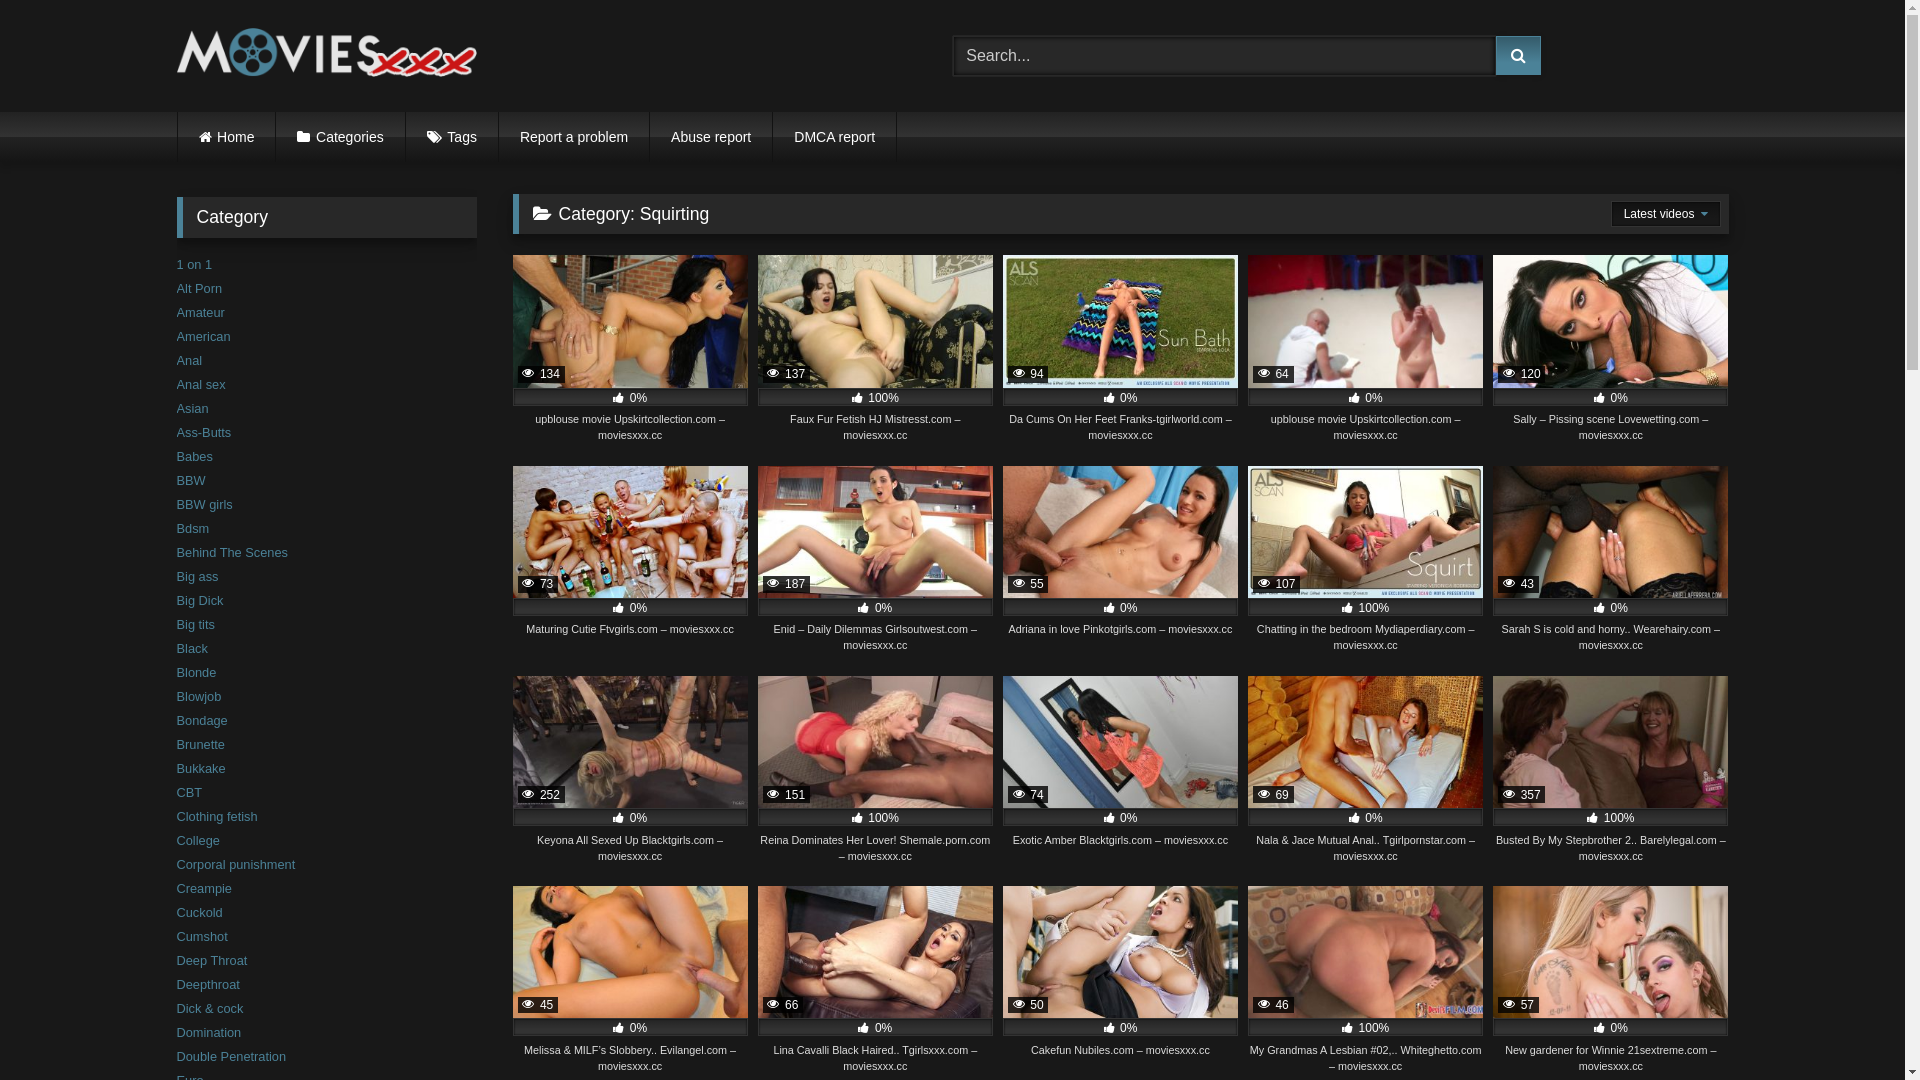 The width and height of the screenshot is (1920, 1080). What do you see at coordinates (0, 0) in the screenshot?
I see `'Skip to content'` at bounding box center [0, 0].